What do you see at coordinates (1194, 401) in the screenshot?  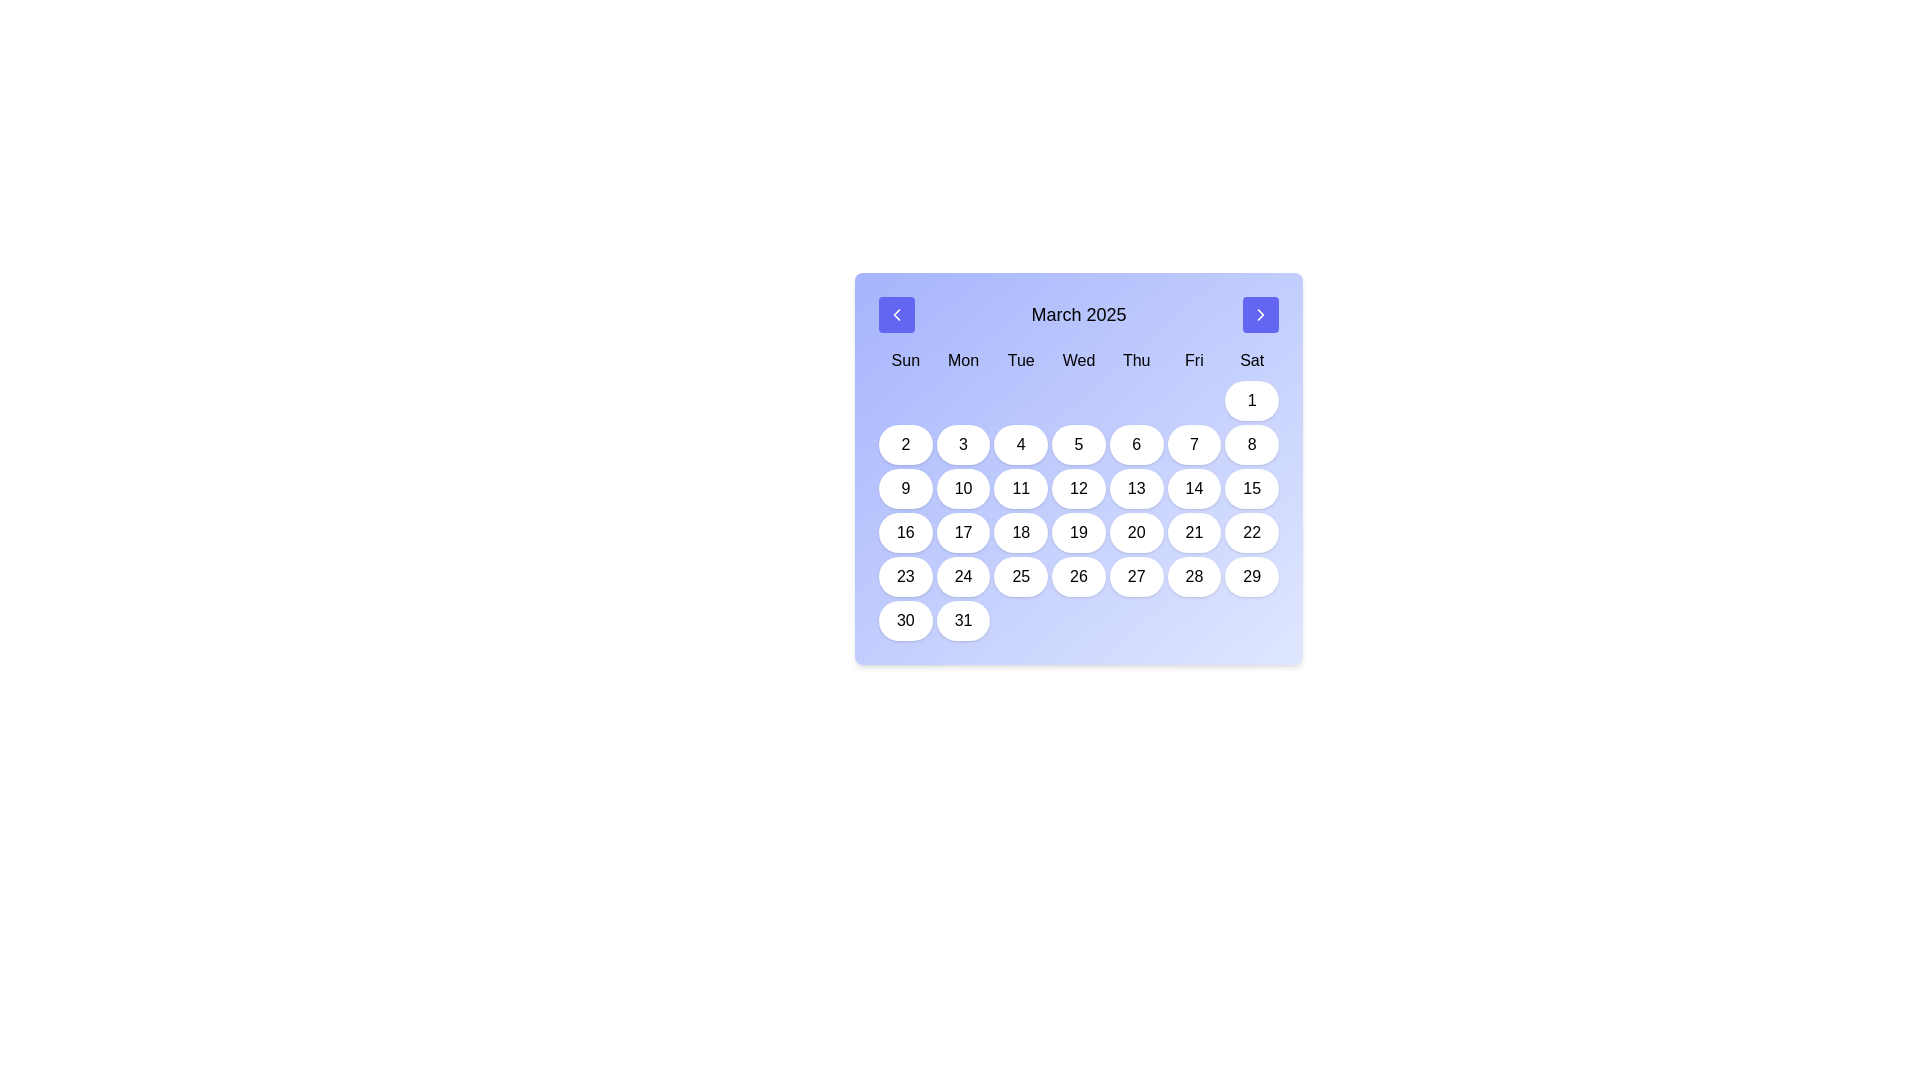 I see `the placeholder element in the first row, sixth column of the calendar grid` at bounding box center [1194, 401].